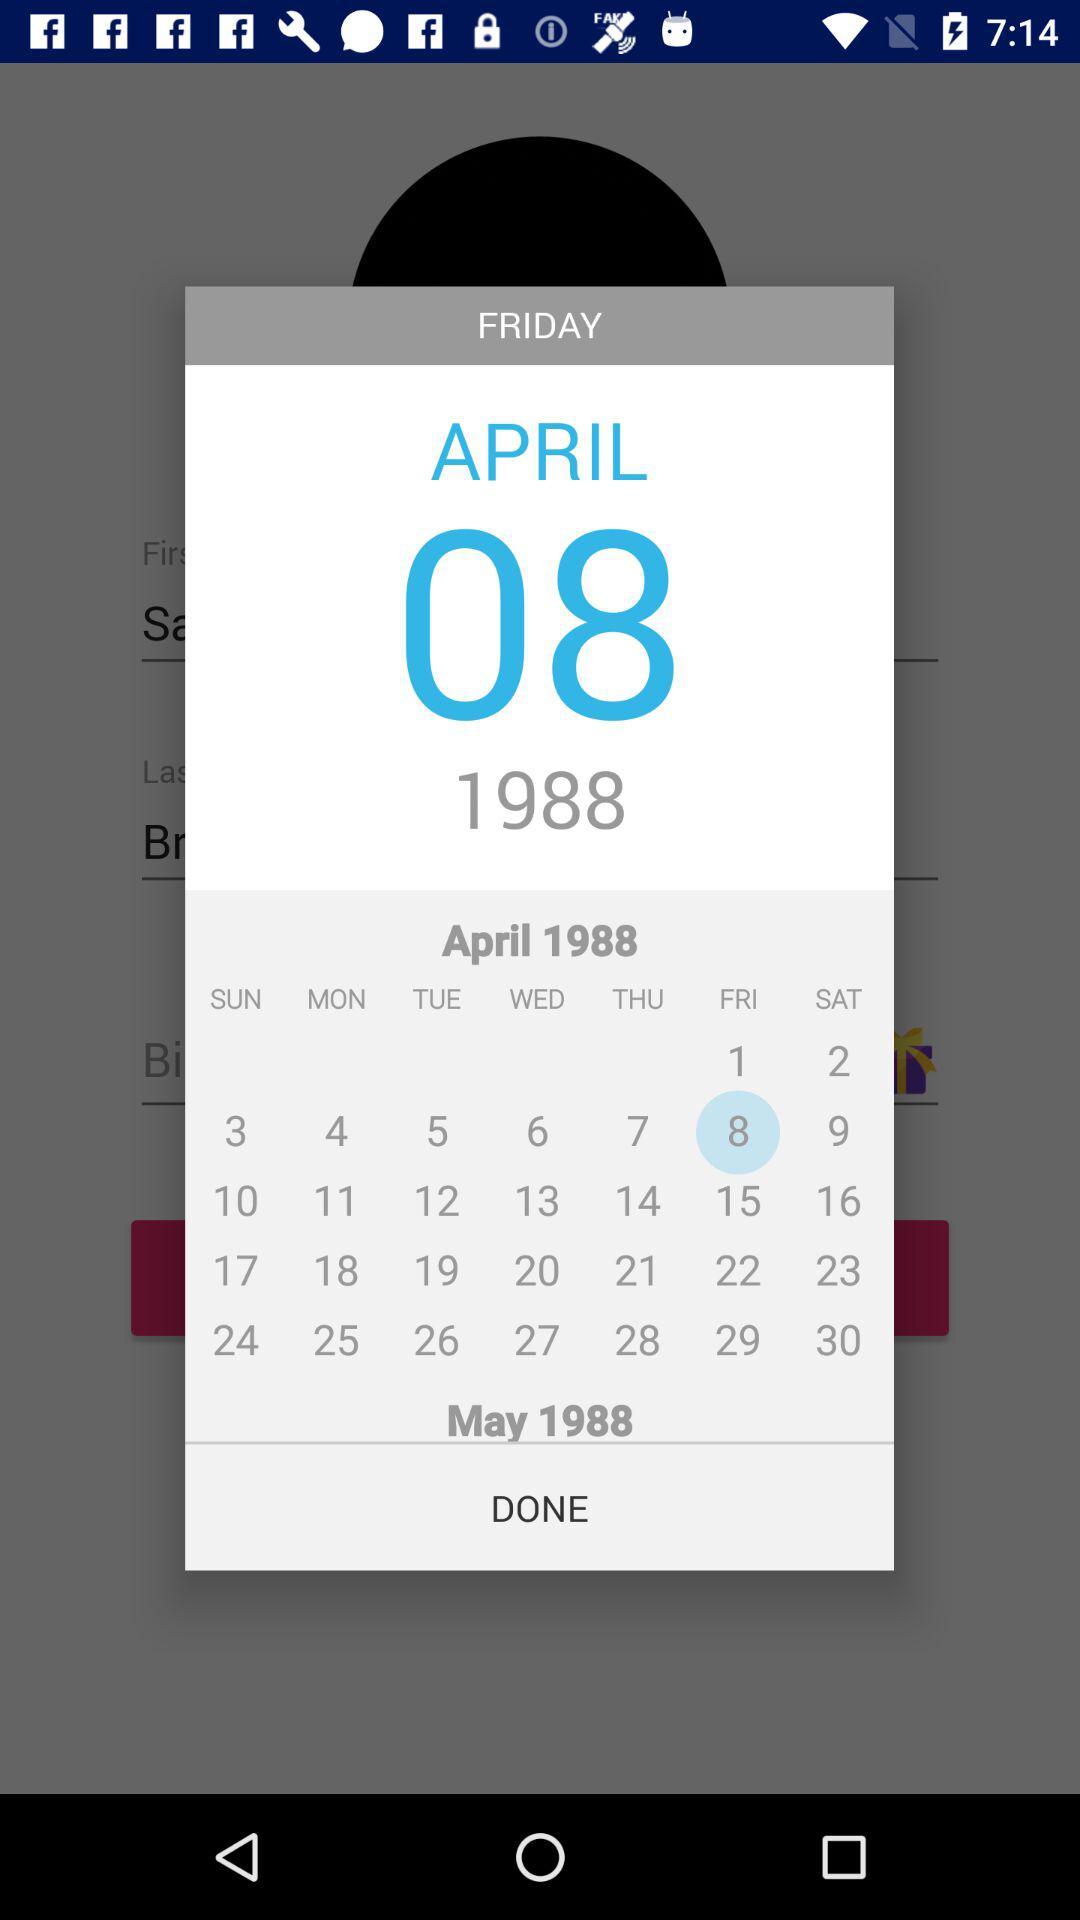 Image resolution: width=1080 pixels, height=1920 pixels. Describe the element at coordinates (538, 1507) in the screenshot. I see `the done icon` at that location.